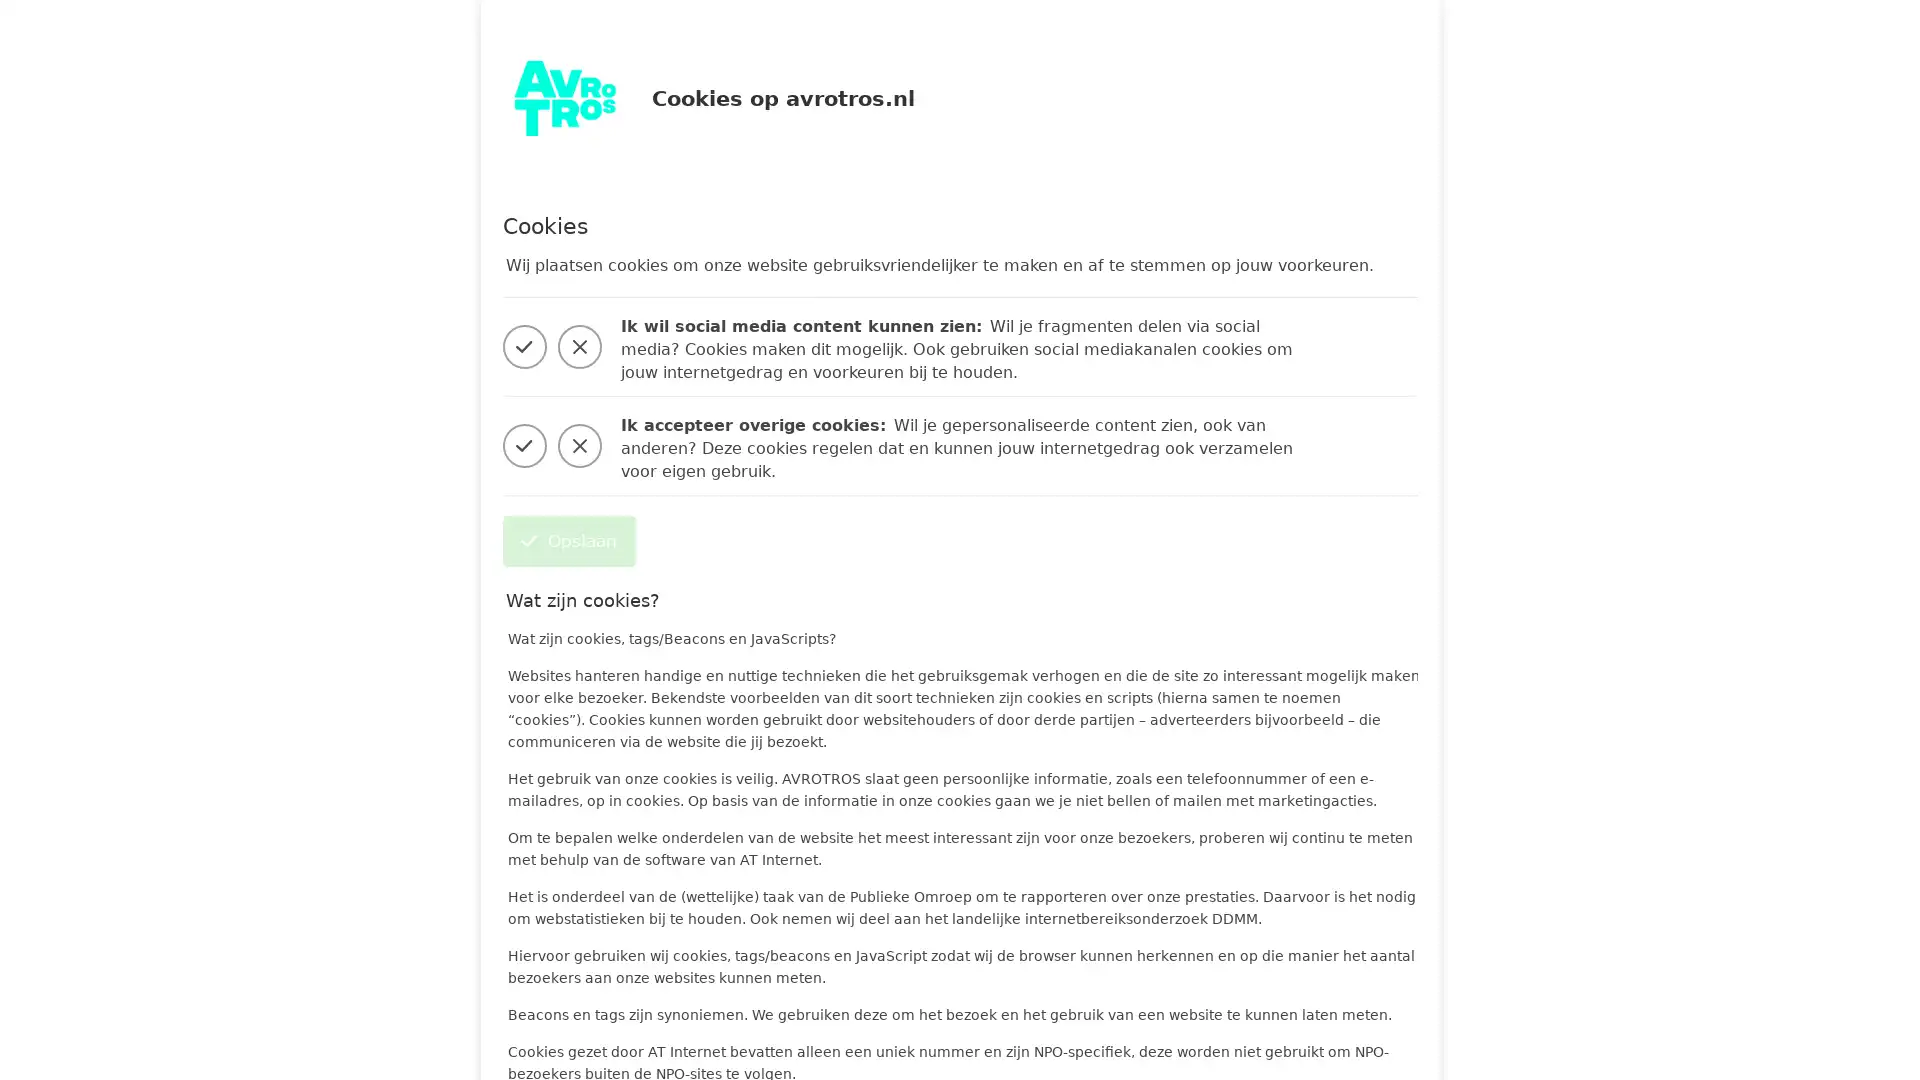  What do you see at coordinates (567, 541) in the screenshot?
I see `Opslaan` at bounding box center [567, 541].